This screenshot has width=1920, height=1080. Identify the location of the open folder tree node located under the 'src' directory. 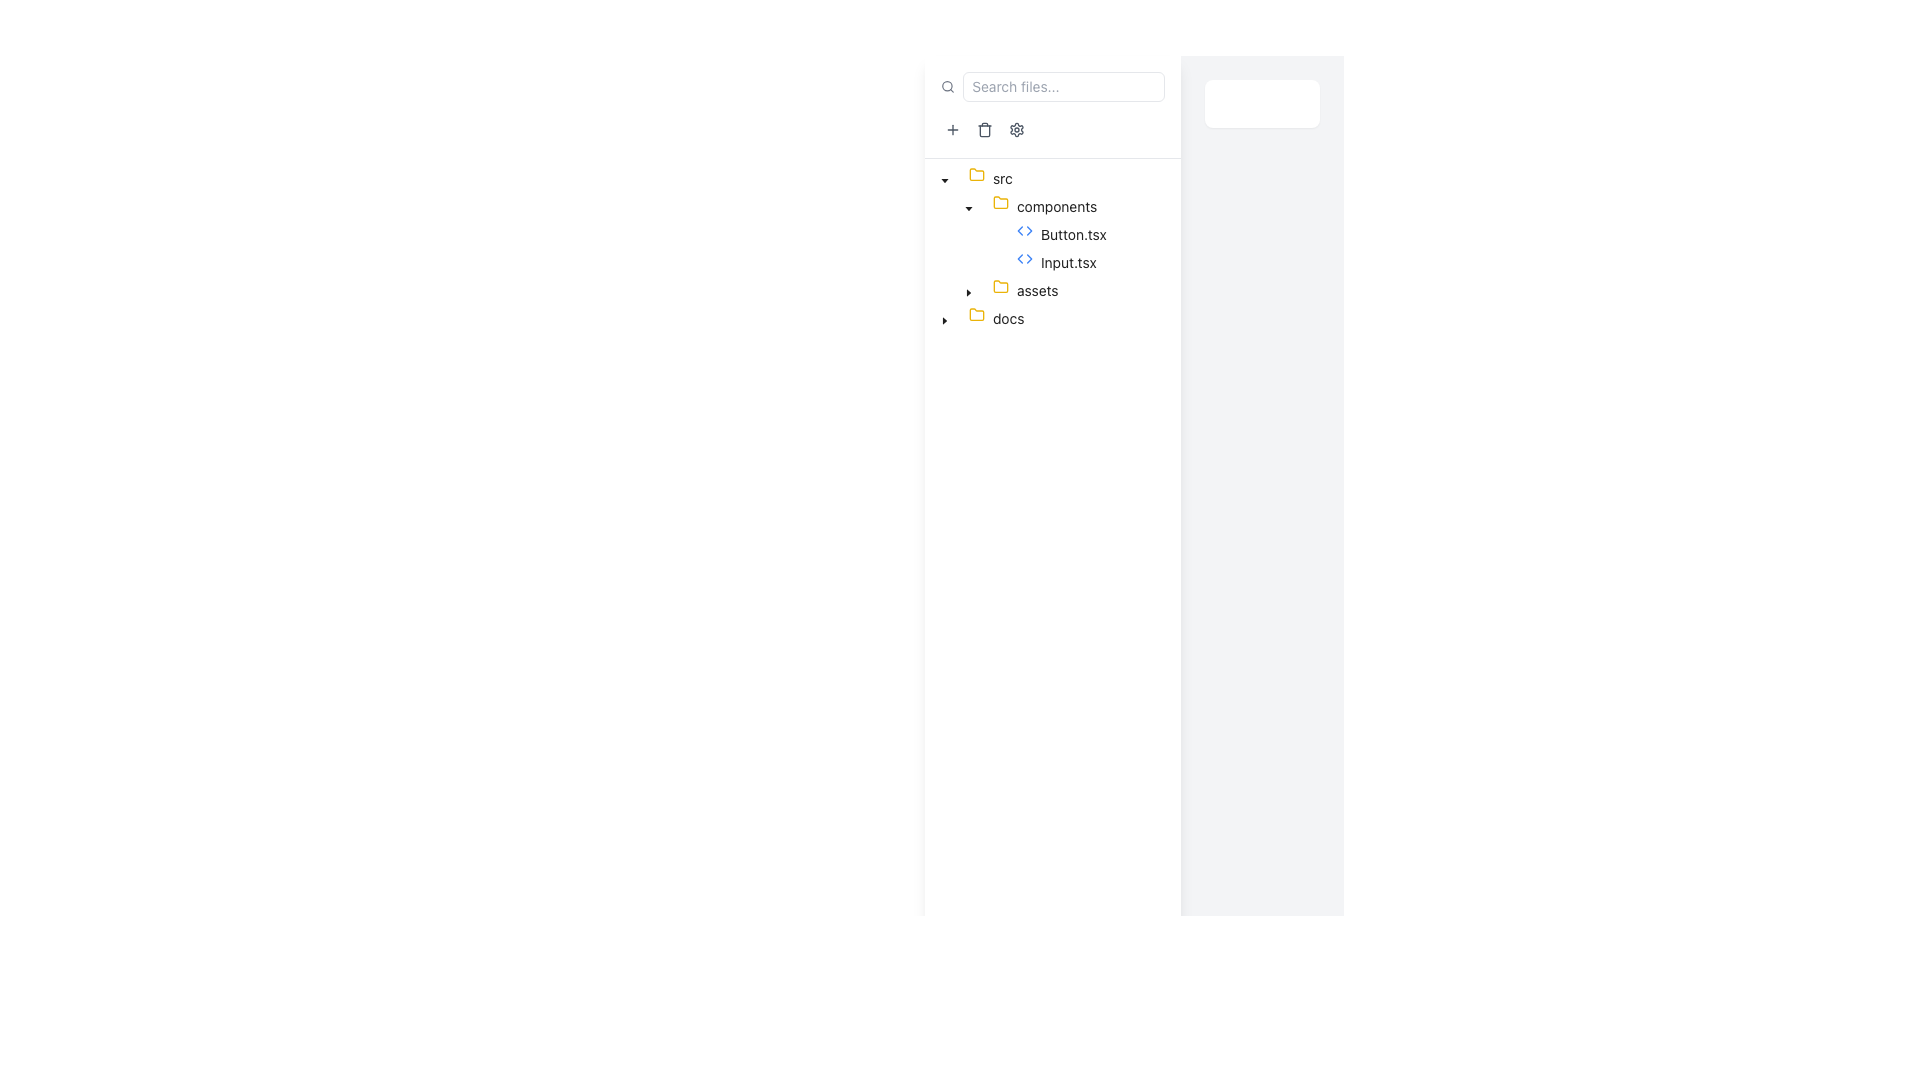
(1044, 207).